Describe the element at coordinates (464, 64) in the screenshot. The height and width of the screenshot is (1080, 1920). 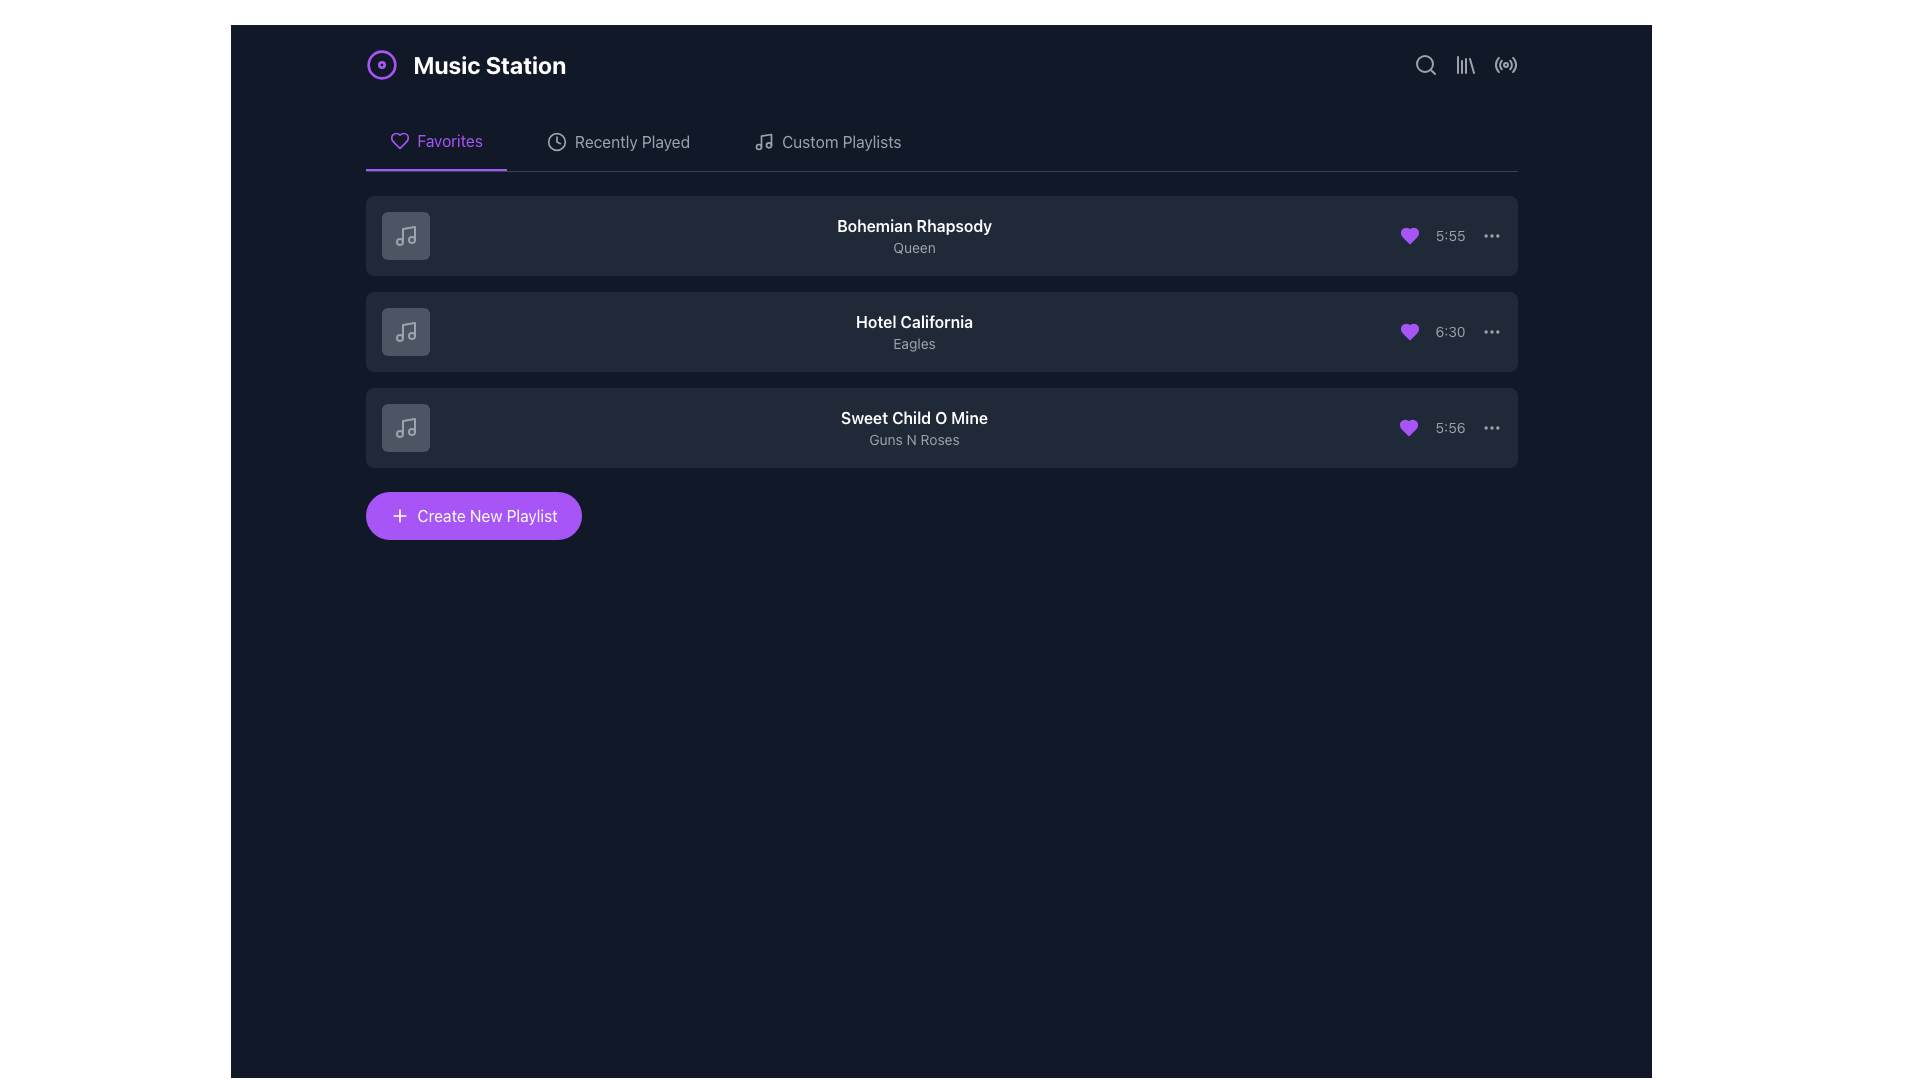
I see `the Label with an icon that serves as the title or branding label of the interface, located at the top-left corner of the application` at that location.